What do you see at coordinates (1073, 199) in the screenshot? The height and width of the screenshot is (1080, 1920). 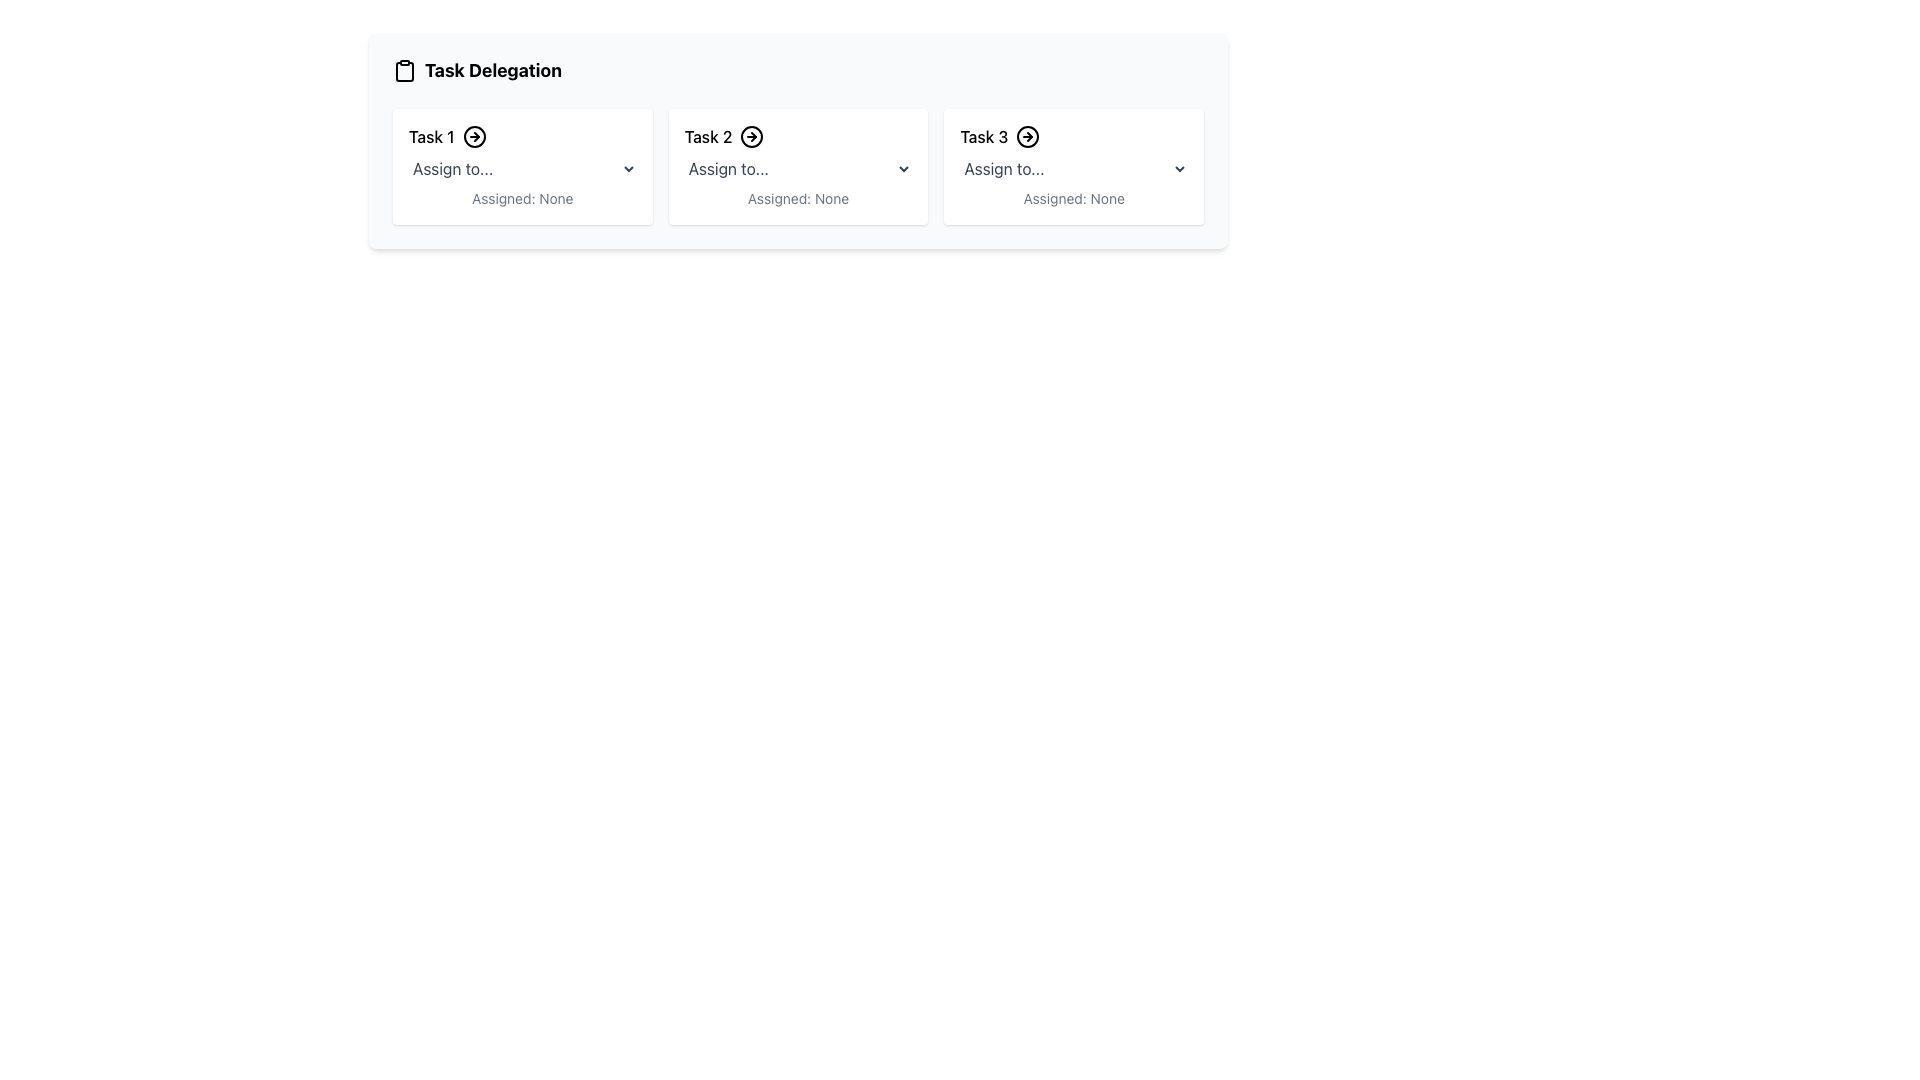 I see `the label indicating the current assignment status for 'Task 3', which shows 'None'` at bounding box center [1073, 199].